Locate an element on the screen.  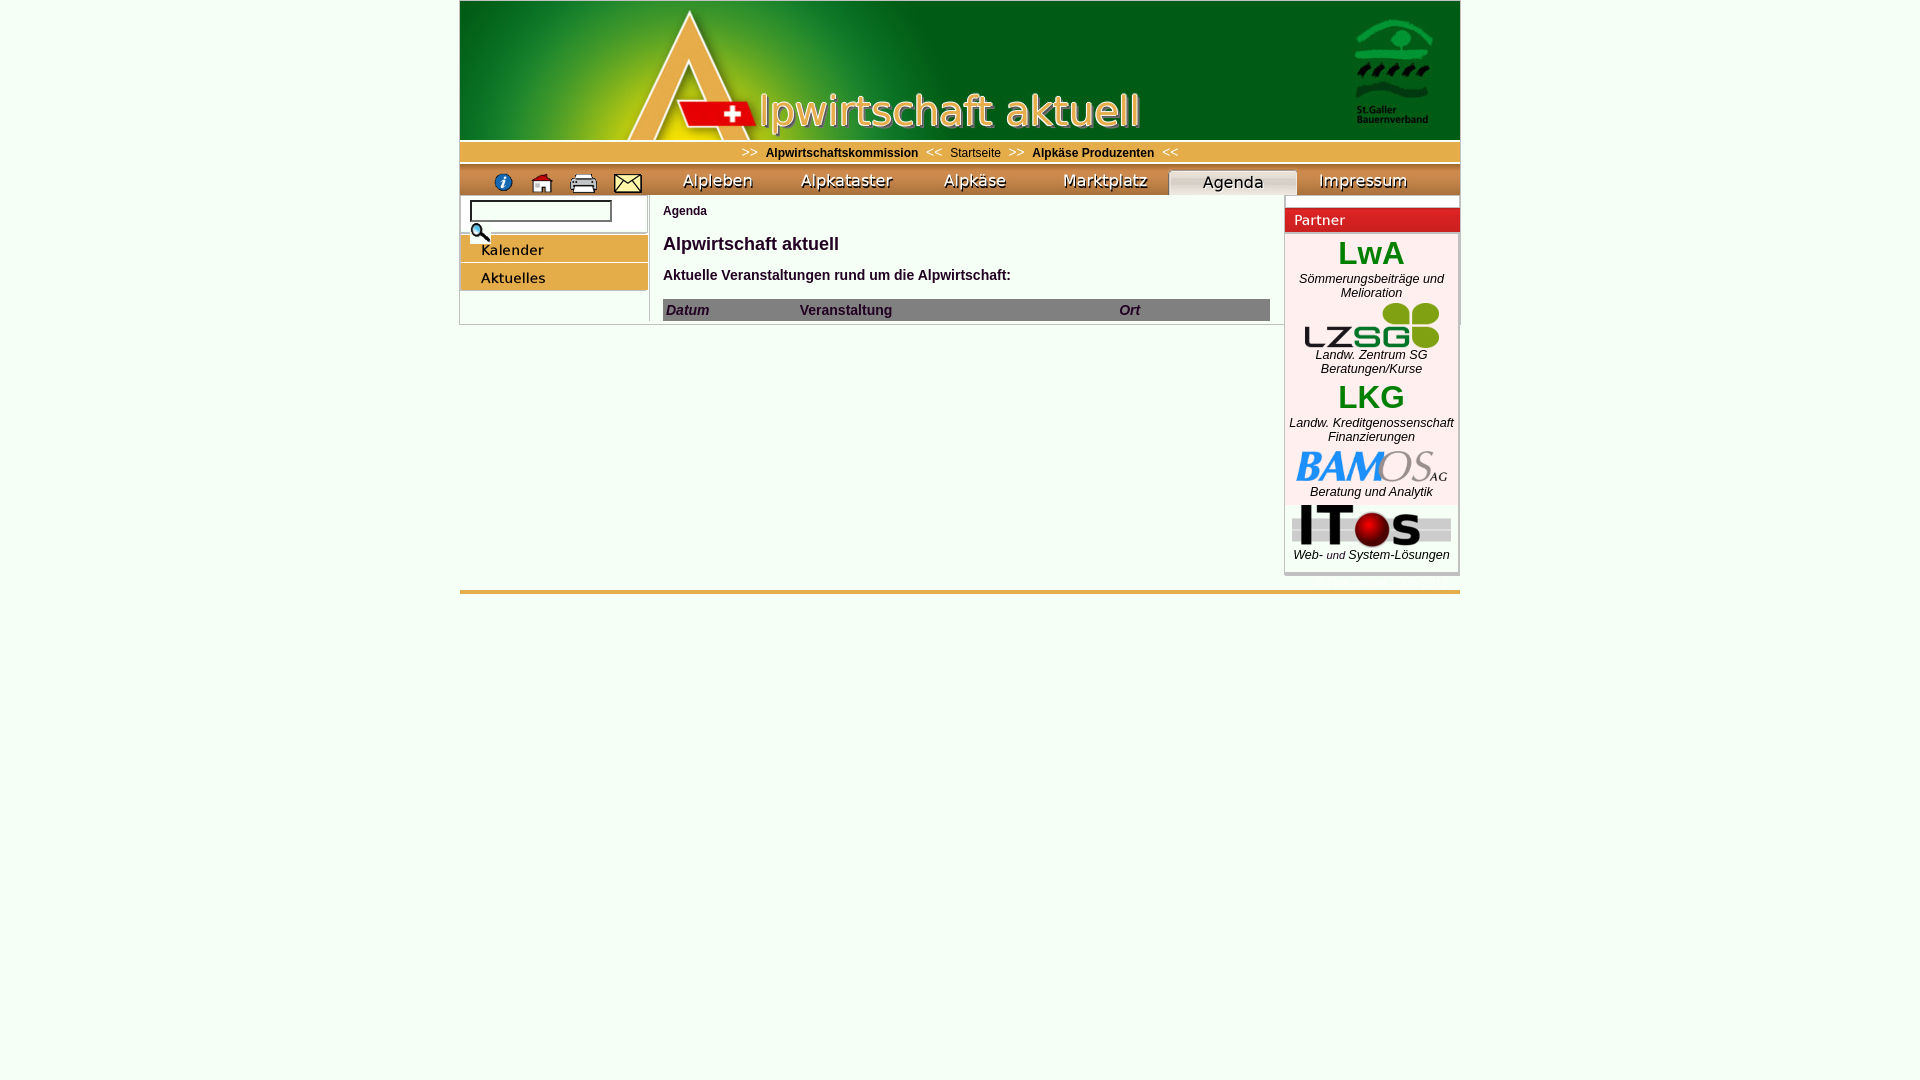
'Alpwirtschaftskommission' is located at coordinates (842, 152).